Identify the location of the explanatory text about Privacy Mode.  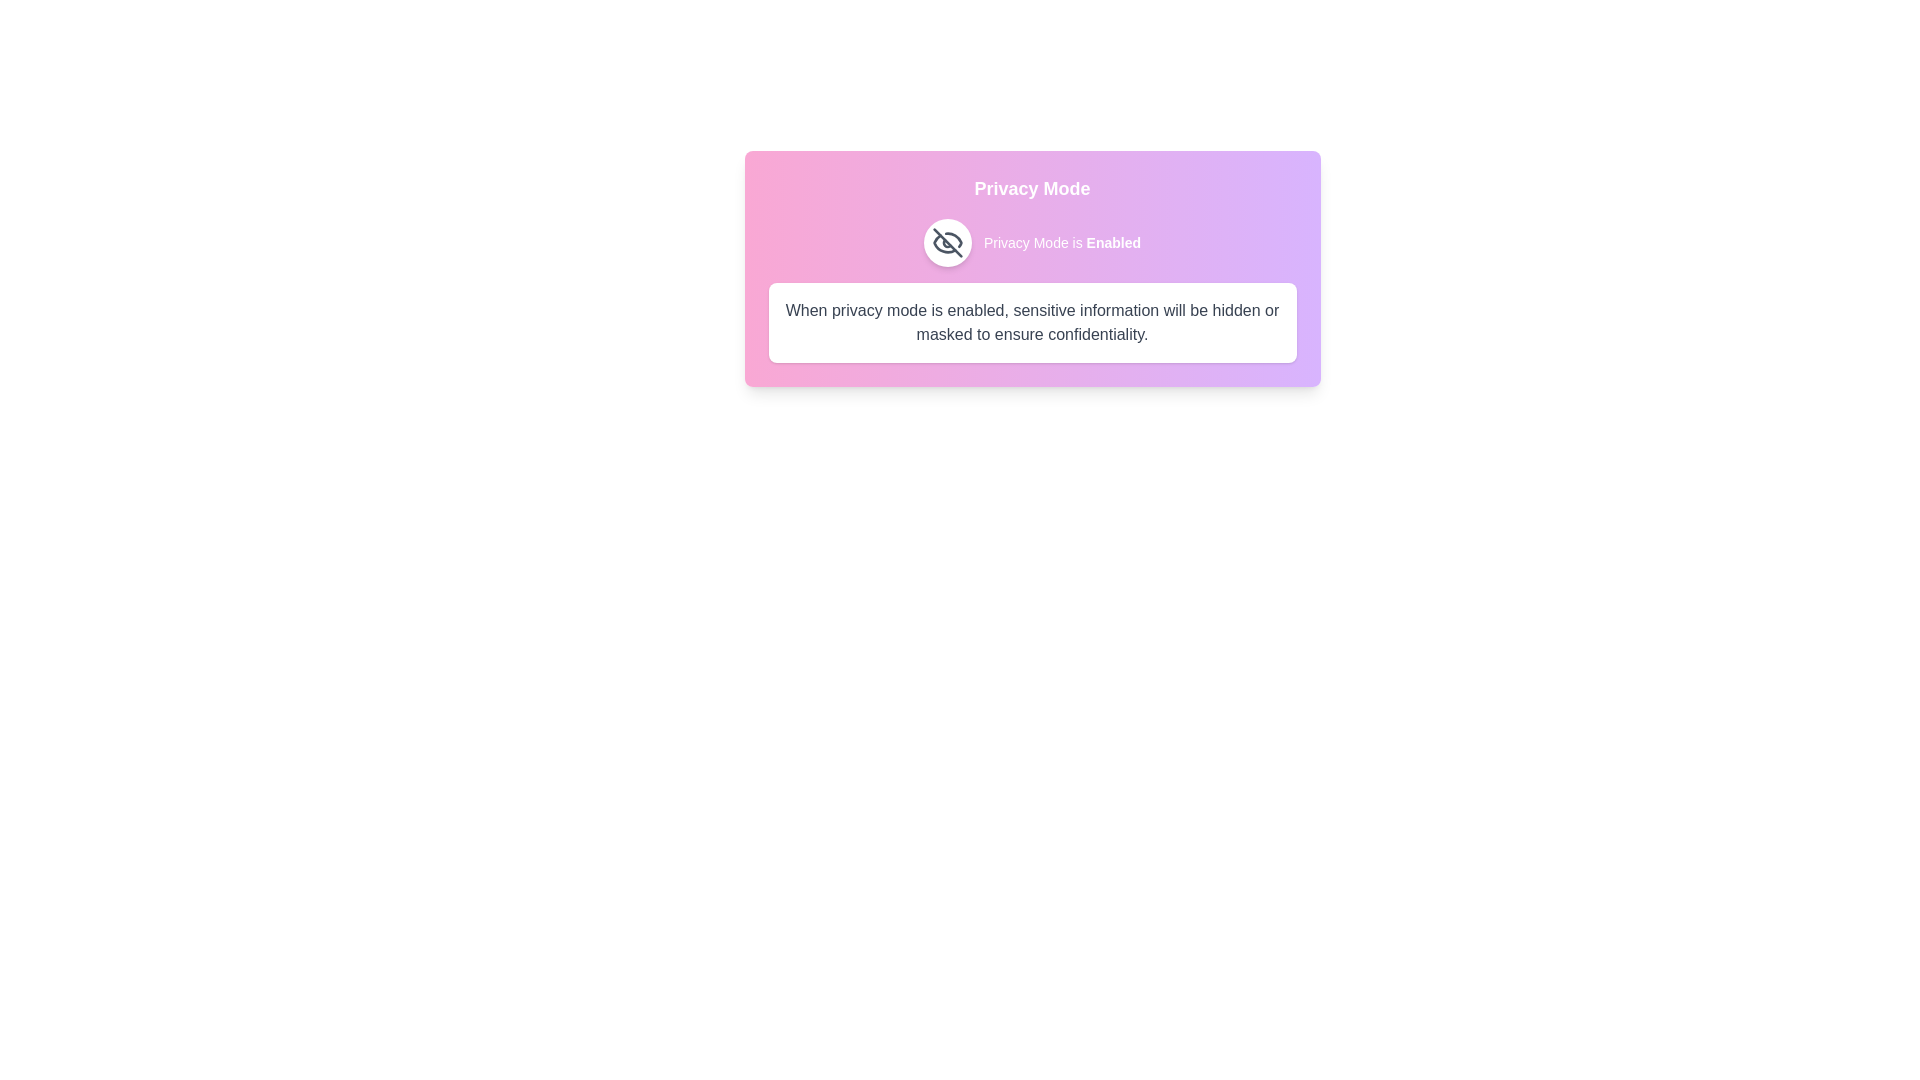
(1032, 322).